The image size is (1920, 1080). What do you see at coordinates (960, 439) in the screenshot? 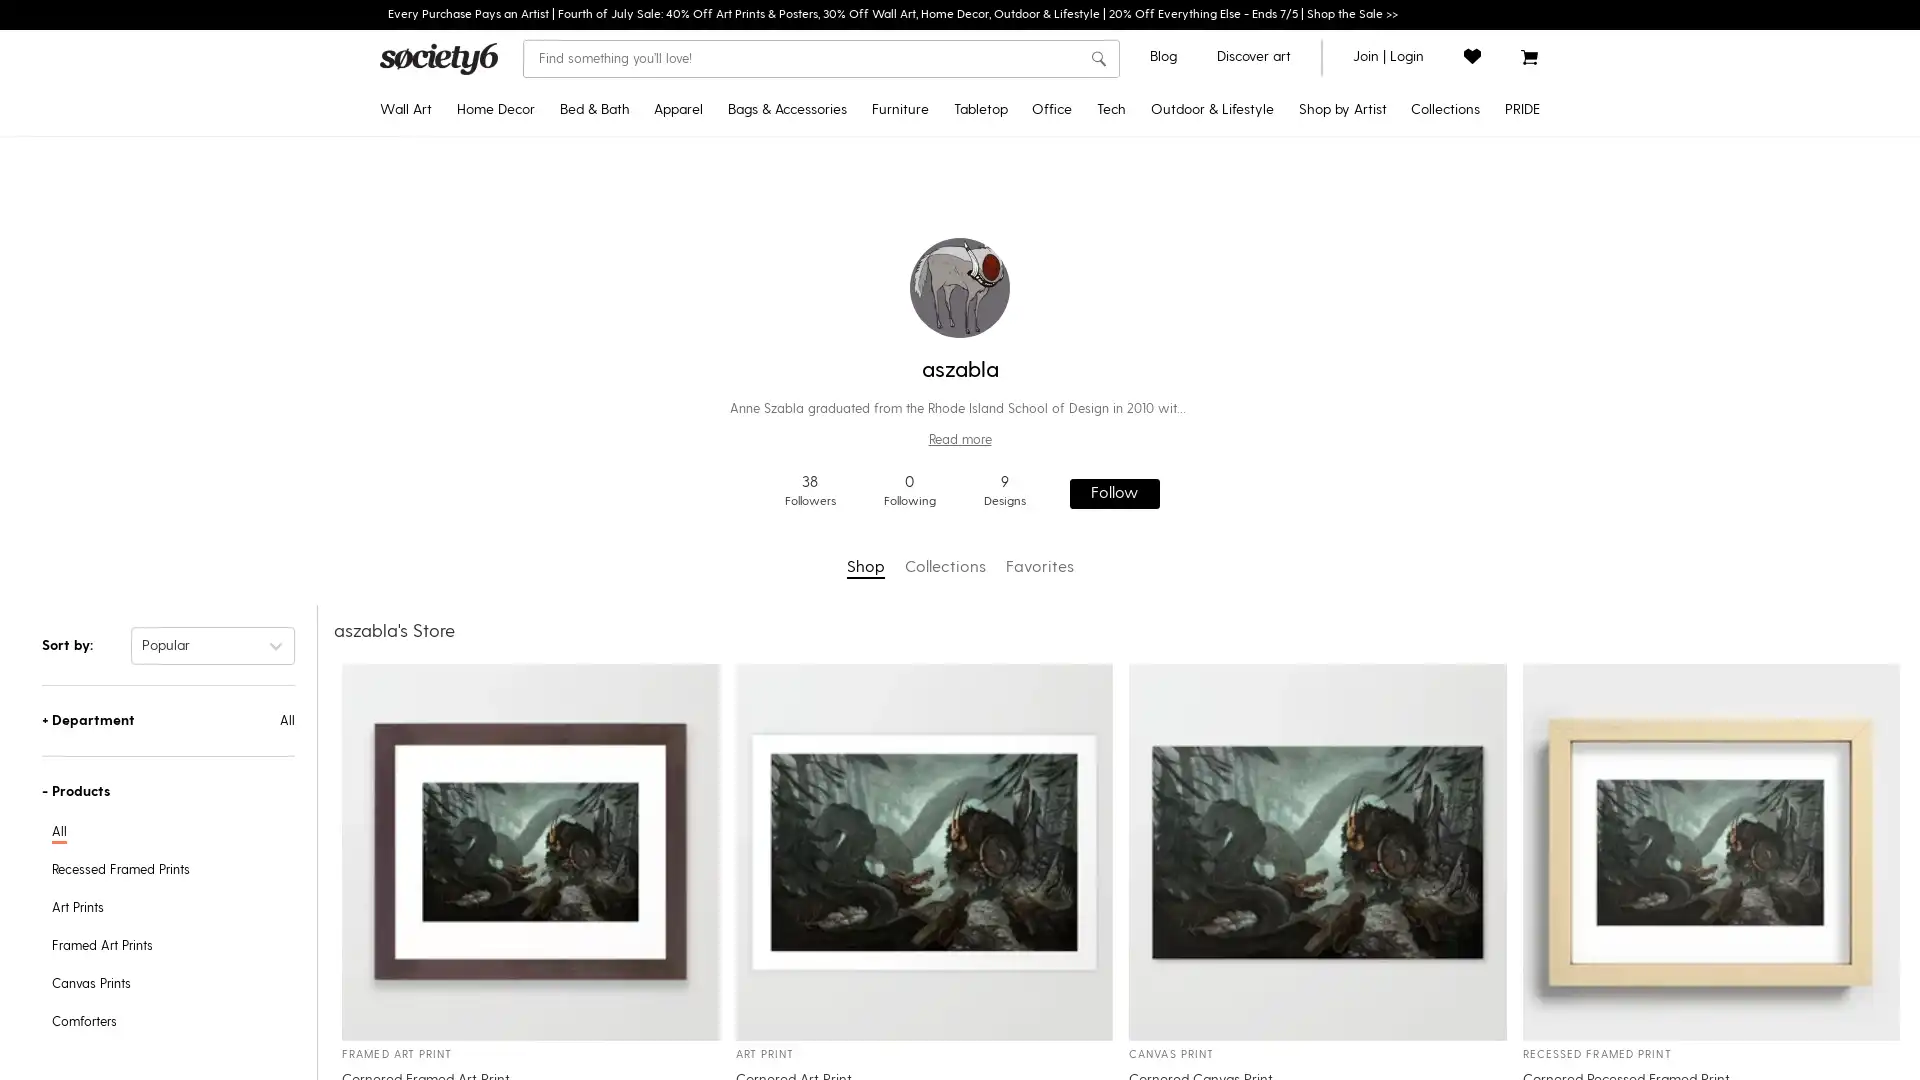
I see `Read more` at bounding box center [960, 439].